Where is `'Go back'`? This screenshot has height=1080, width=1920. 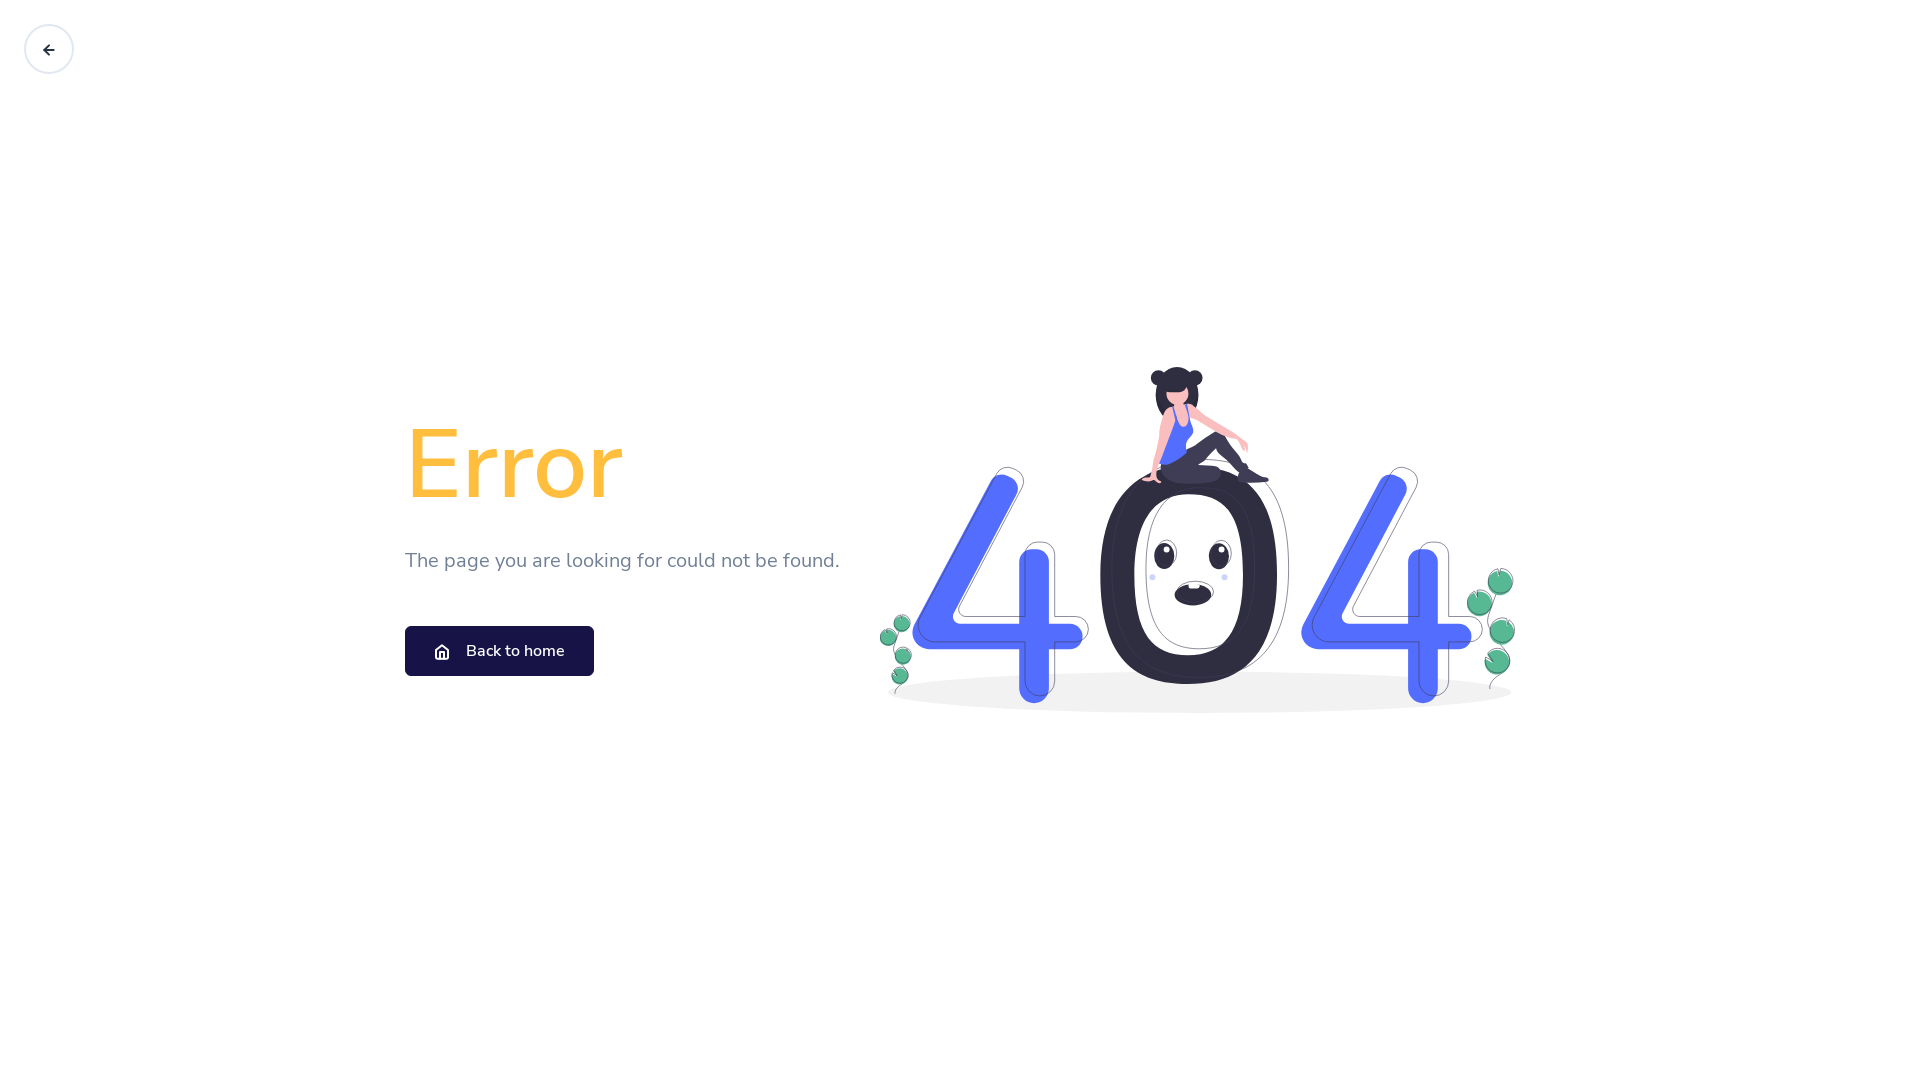 'Go back' is located at coordinates (48, 48).